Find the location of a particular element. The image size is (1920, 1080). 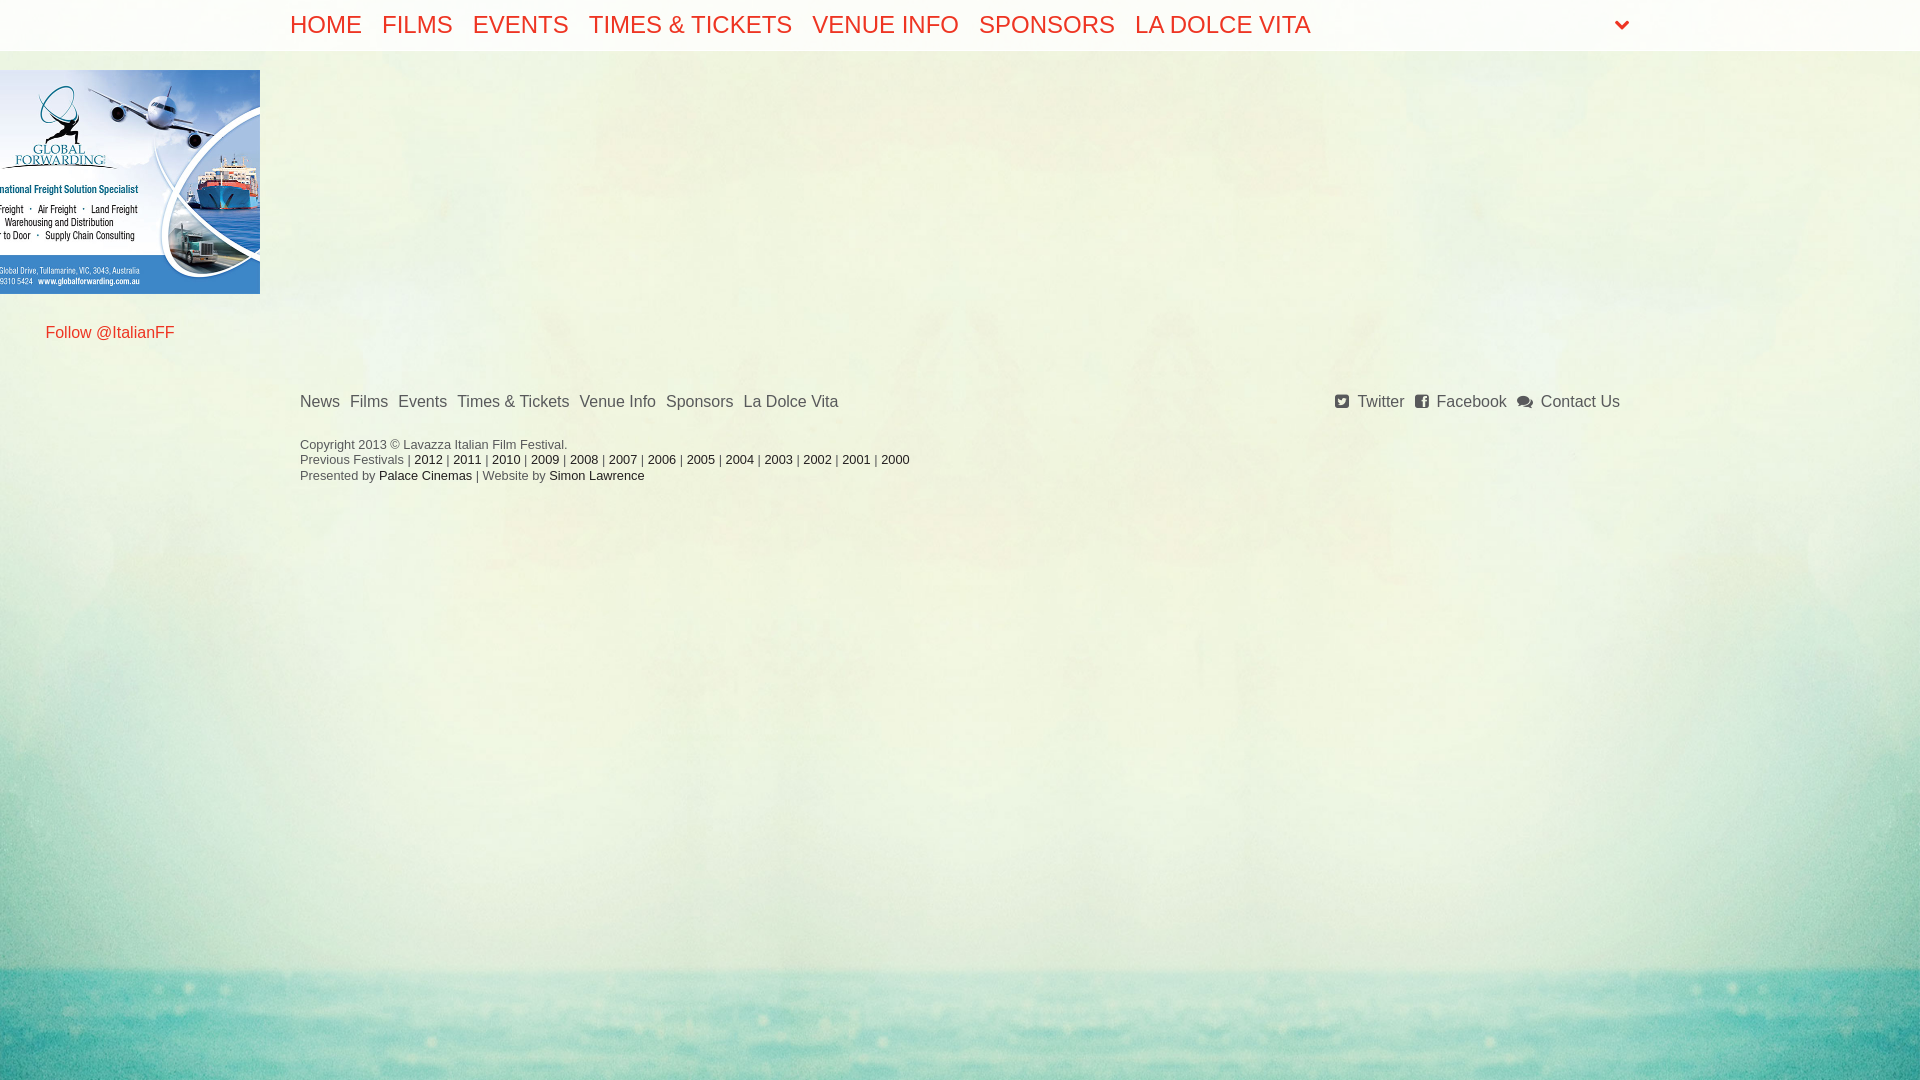

'FILMS' is located at coordinates (416, 24).